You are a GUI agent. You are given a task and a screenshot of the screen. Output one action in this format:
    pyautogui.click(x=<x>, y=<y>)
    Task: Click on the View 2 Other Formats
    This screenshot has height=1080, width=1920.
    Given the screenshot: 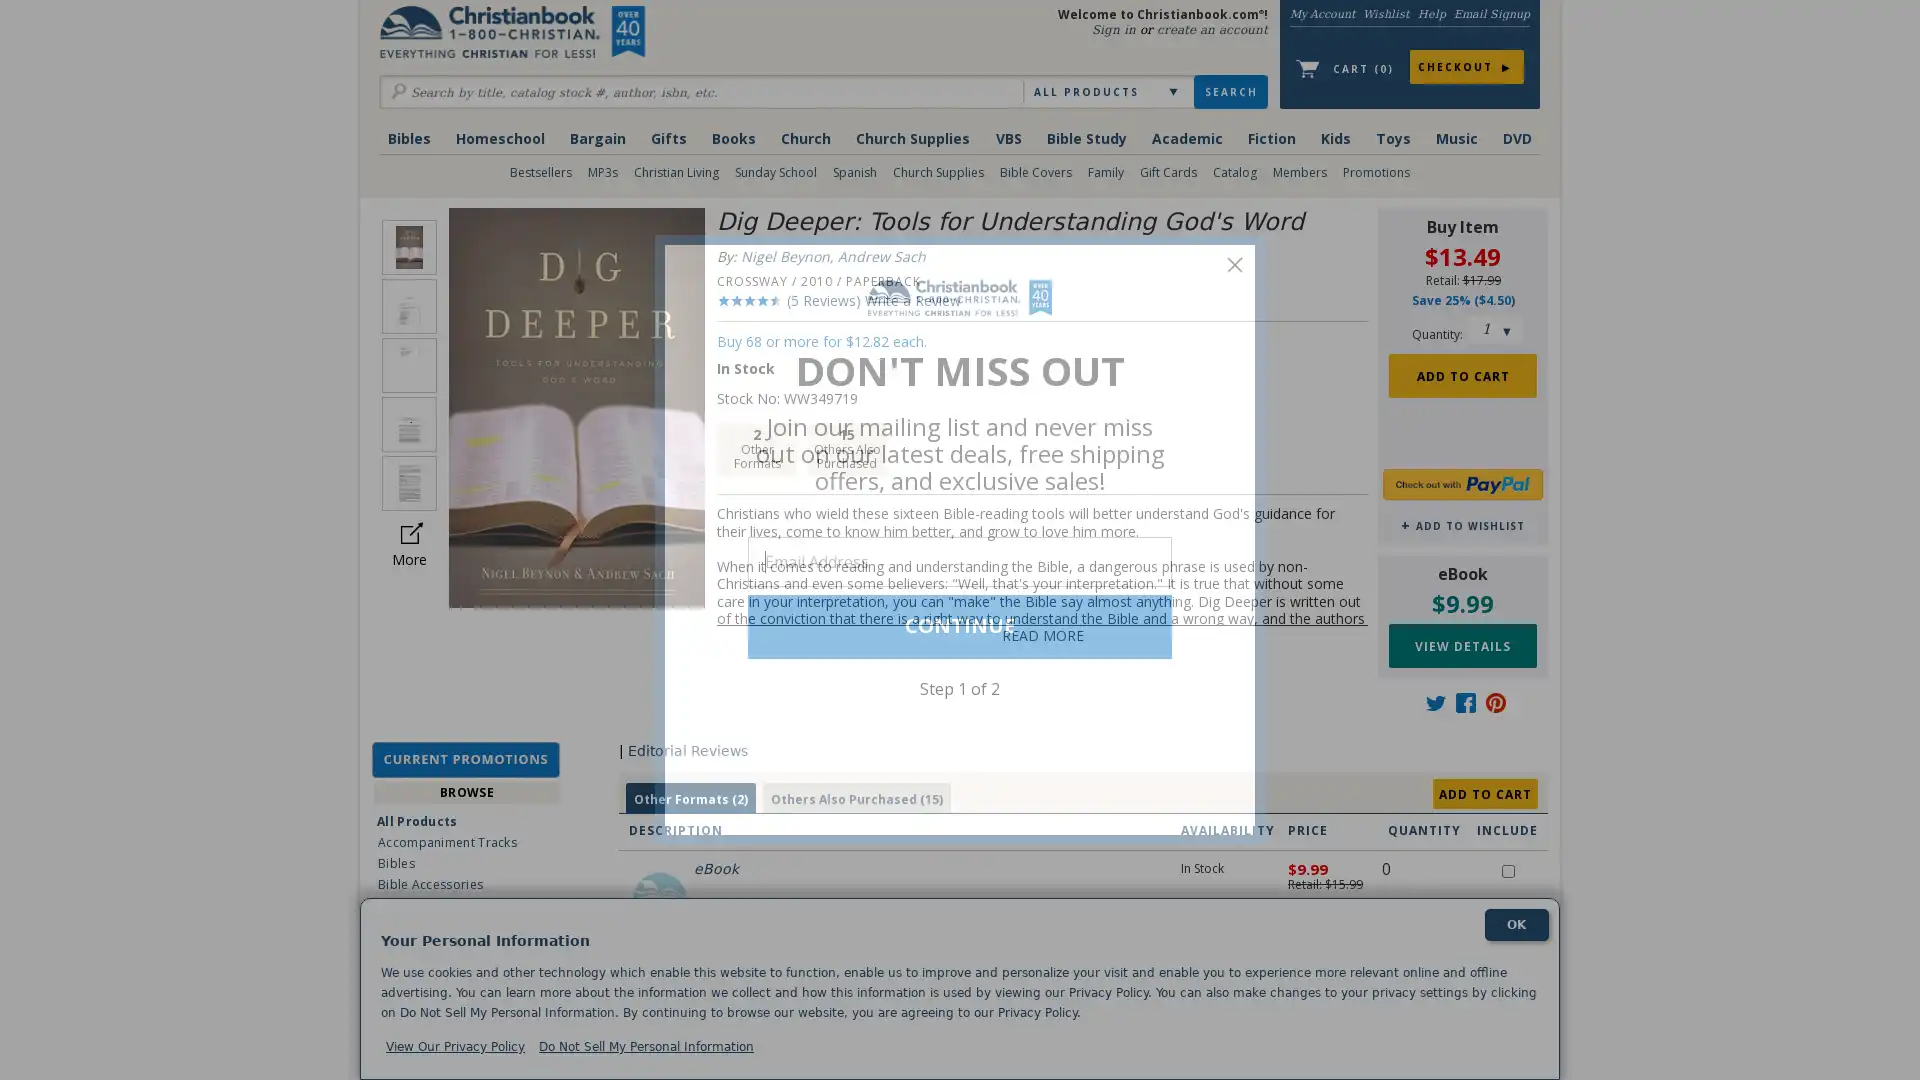 What is the action you would take?
    pyautogui.click(x=690, y=798)
    